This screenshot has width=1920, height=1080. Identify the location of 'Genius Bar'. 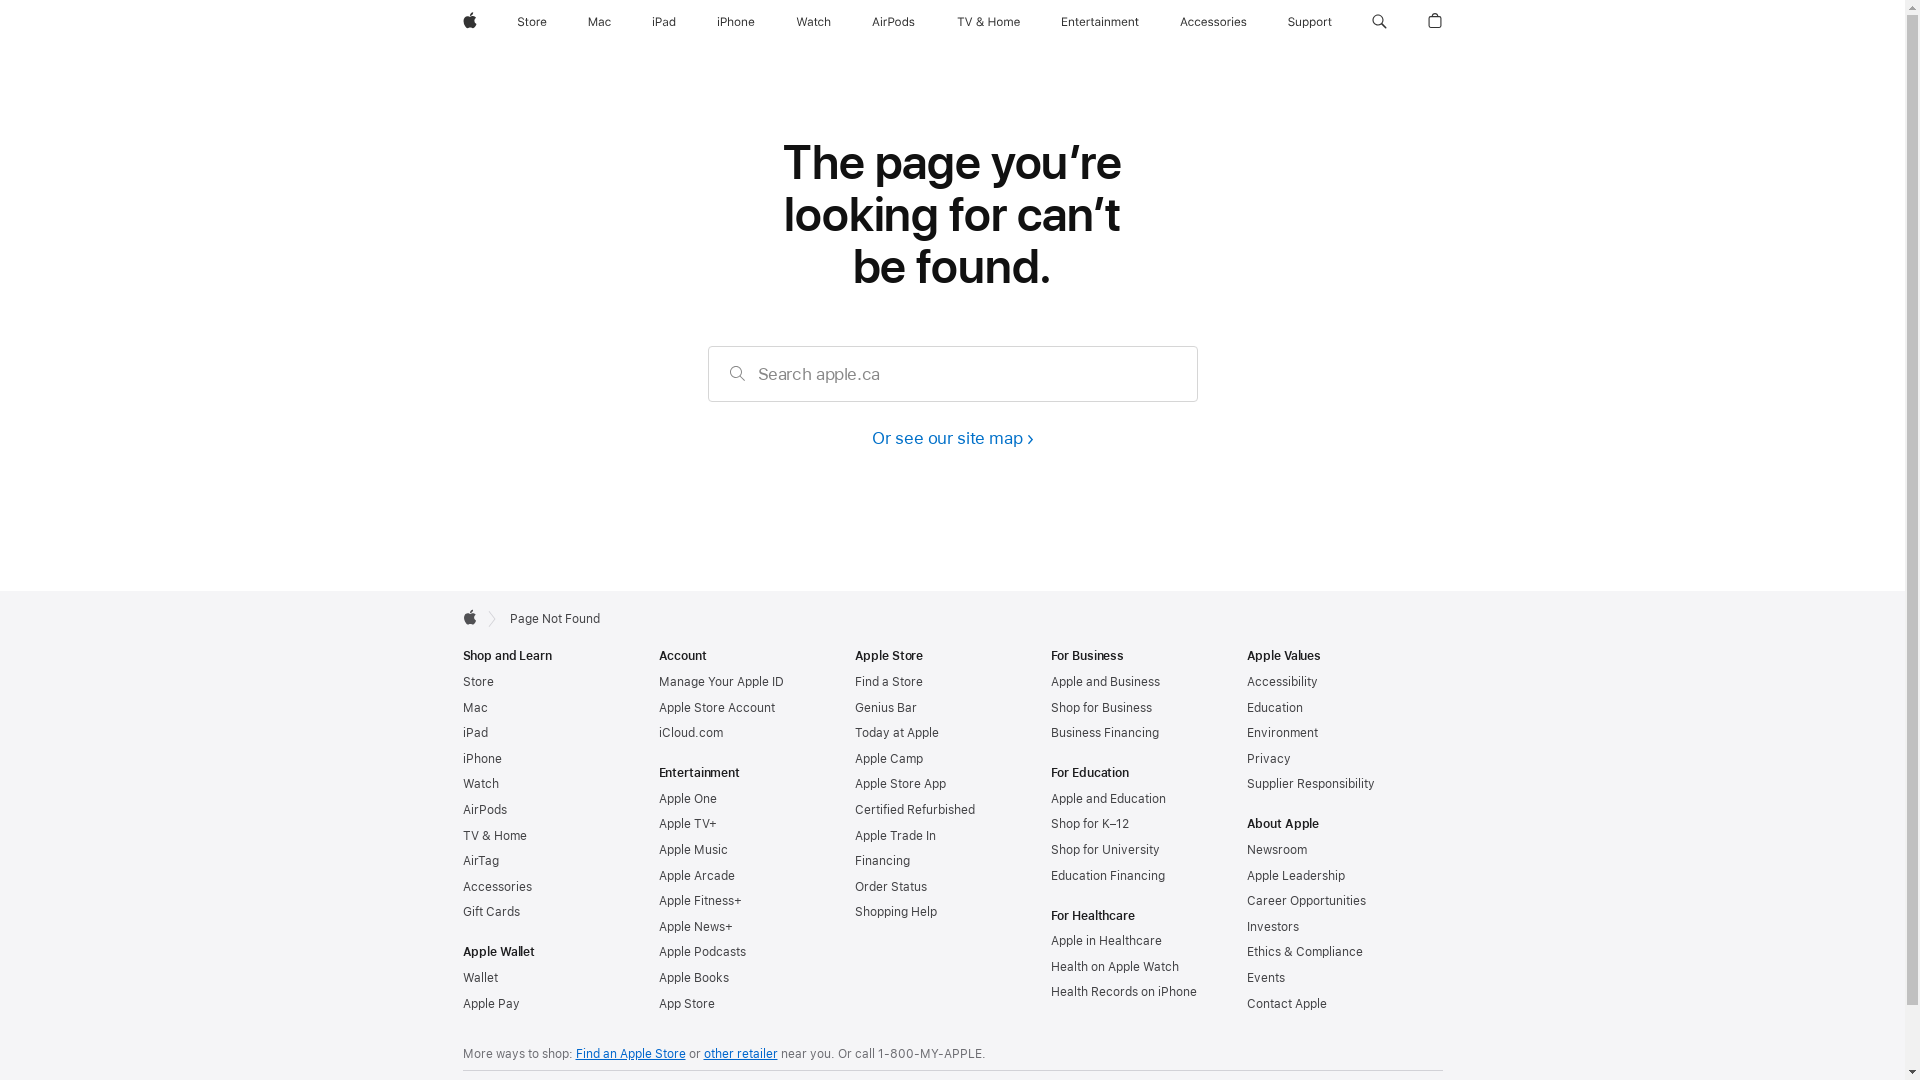
(854, 707).